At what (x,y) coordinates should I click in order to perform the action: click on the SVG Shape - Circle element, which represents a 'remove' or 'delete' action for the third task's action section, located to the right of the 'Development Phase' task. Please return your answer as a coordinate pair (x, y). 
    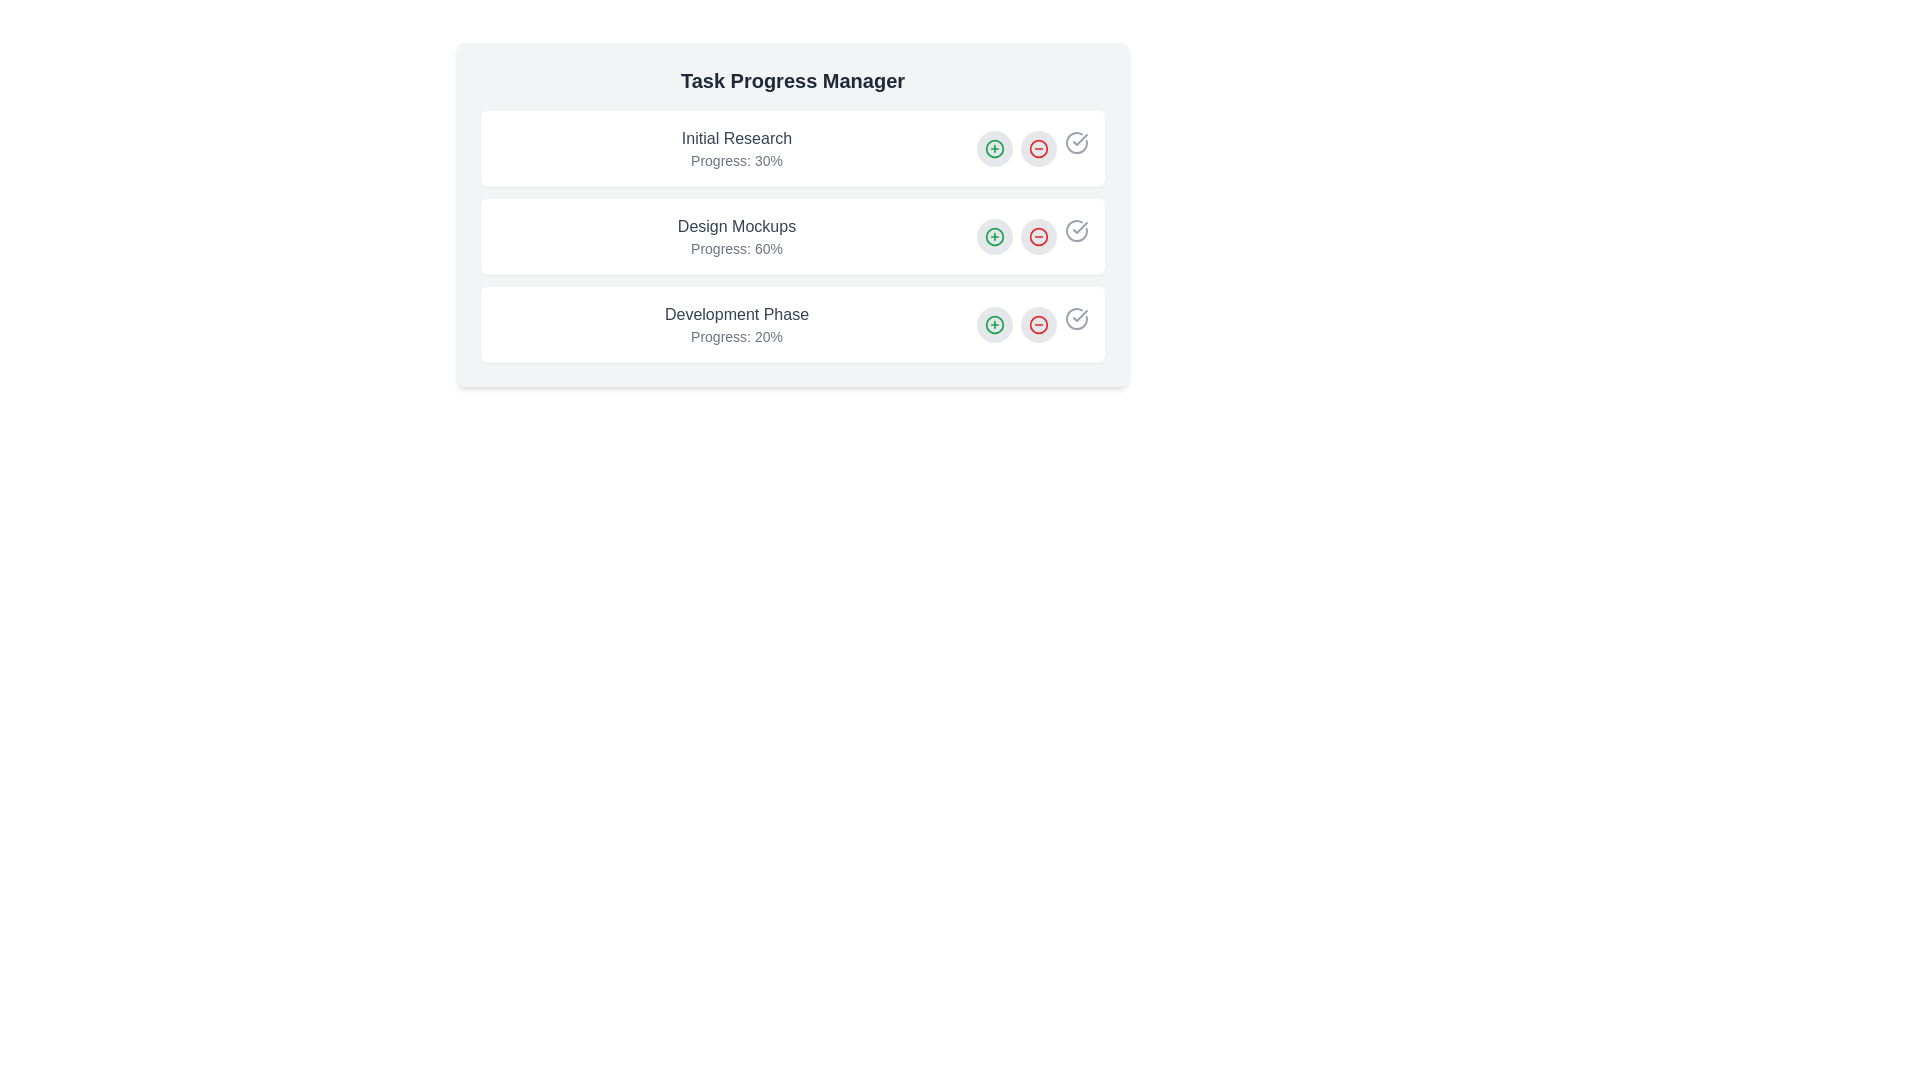
    Looking at the image, I should click on (1038, 323).